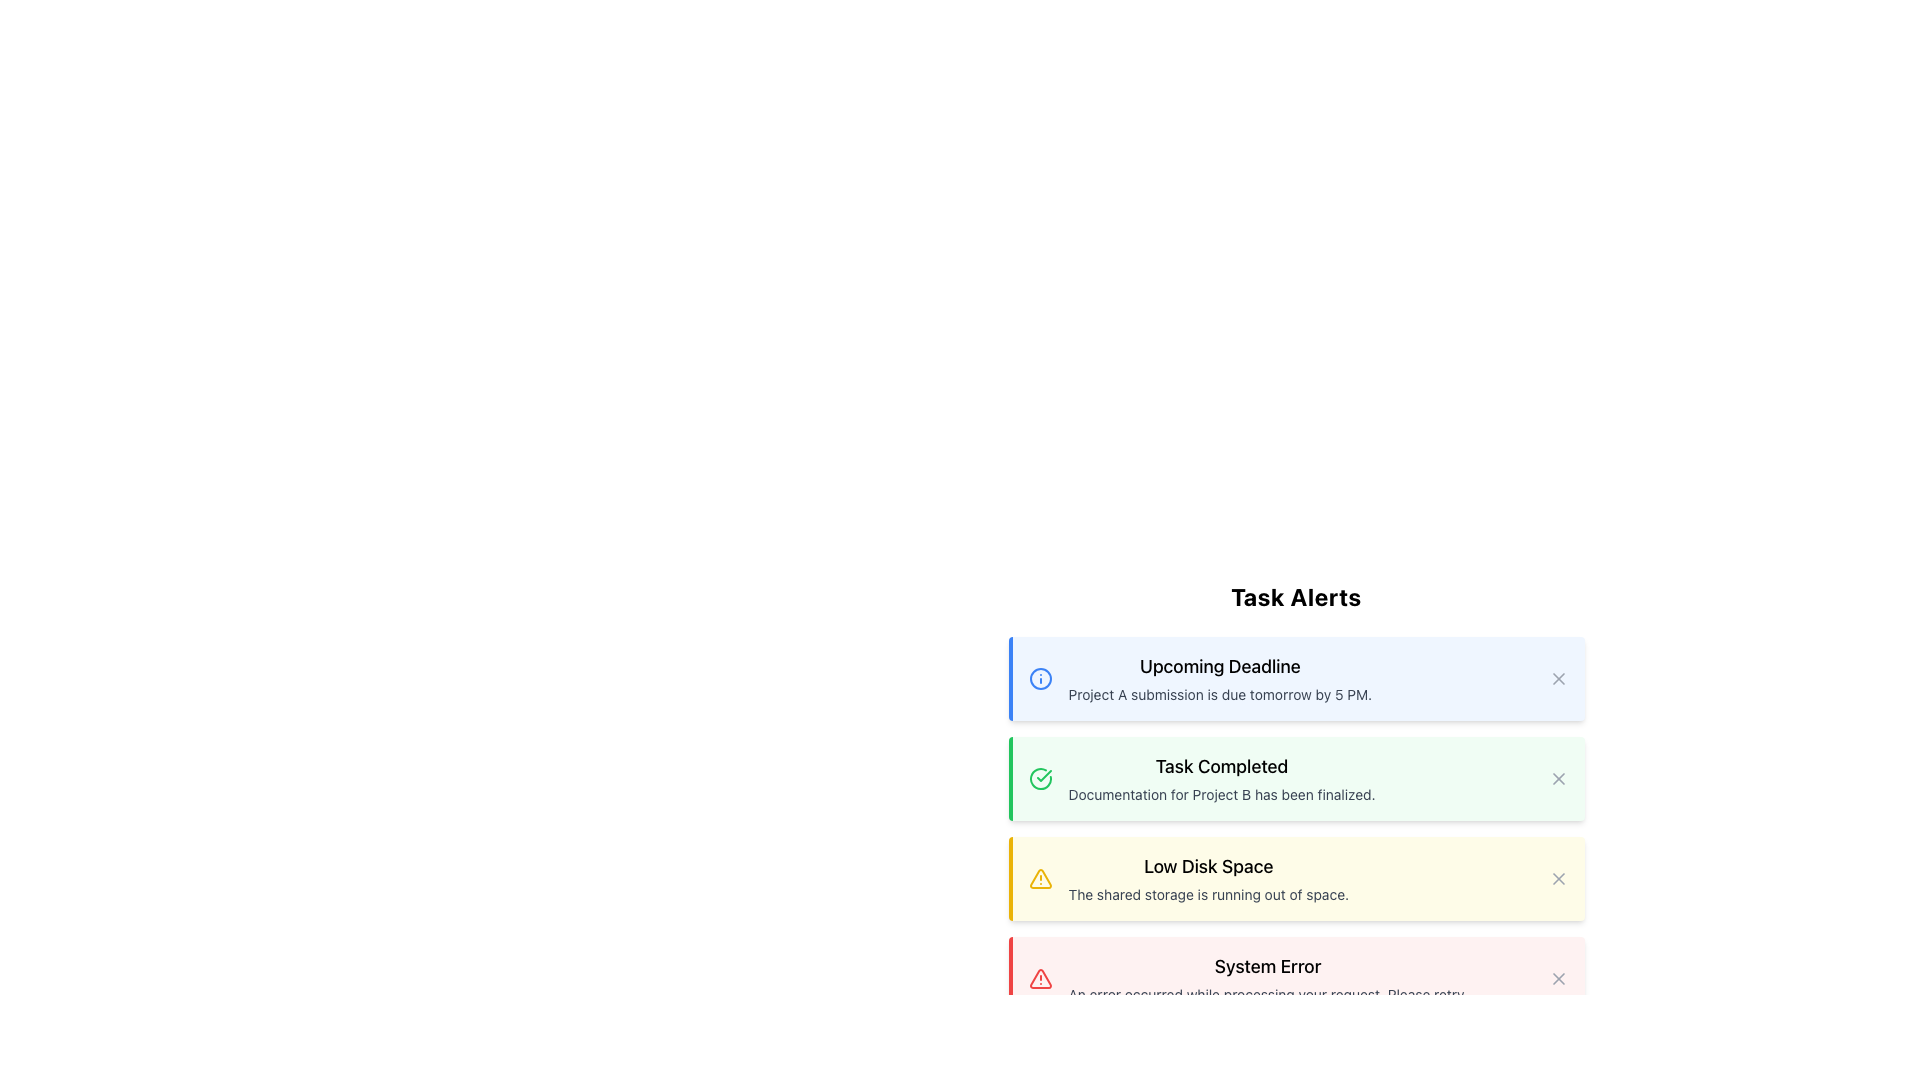 Image resolution: width=1920 pixels, height=1080 pixels. I want to click on error message from the Notification Alert Box, which is the fourth alert in the vertical stack under the 'Task Alerts' header, so click(1298, 978).